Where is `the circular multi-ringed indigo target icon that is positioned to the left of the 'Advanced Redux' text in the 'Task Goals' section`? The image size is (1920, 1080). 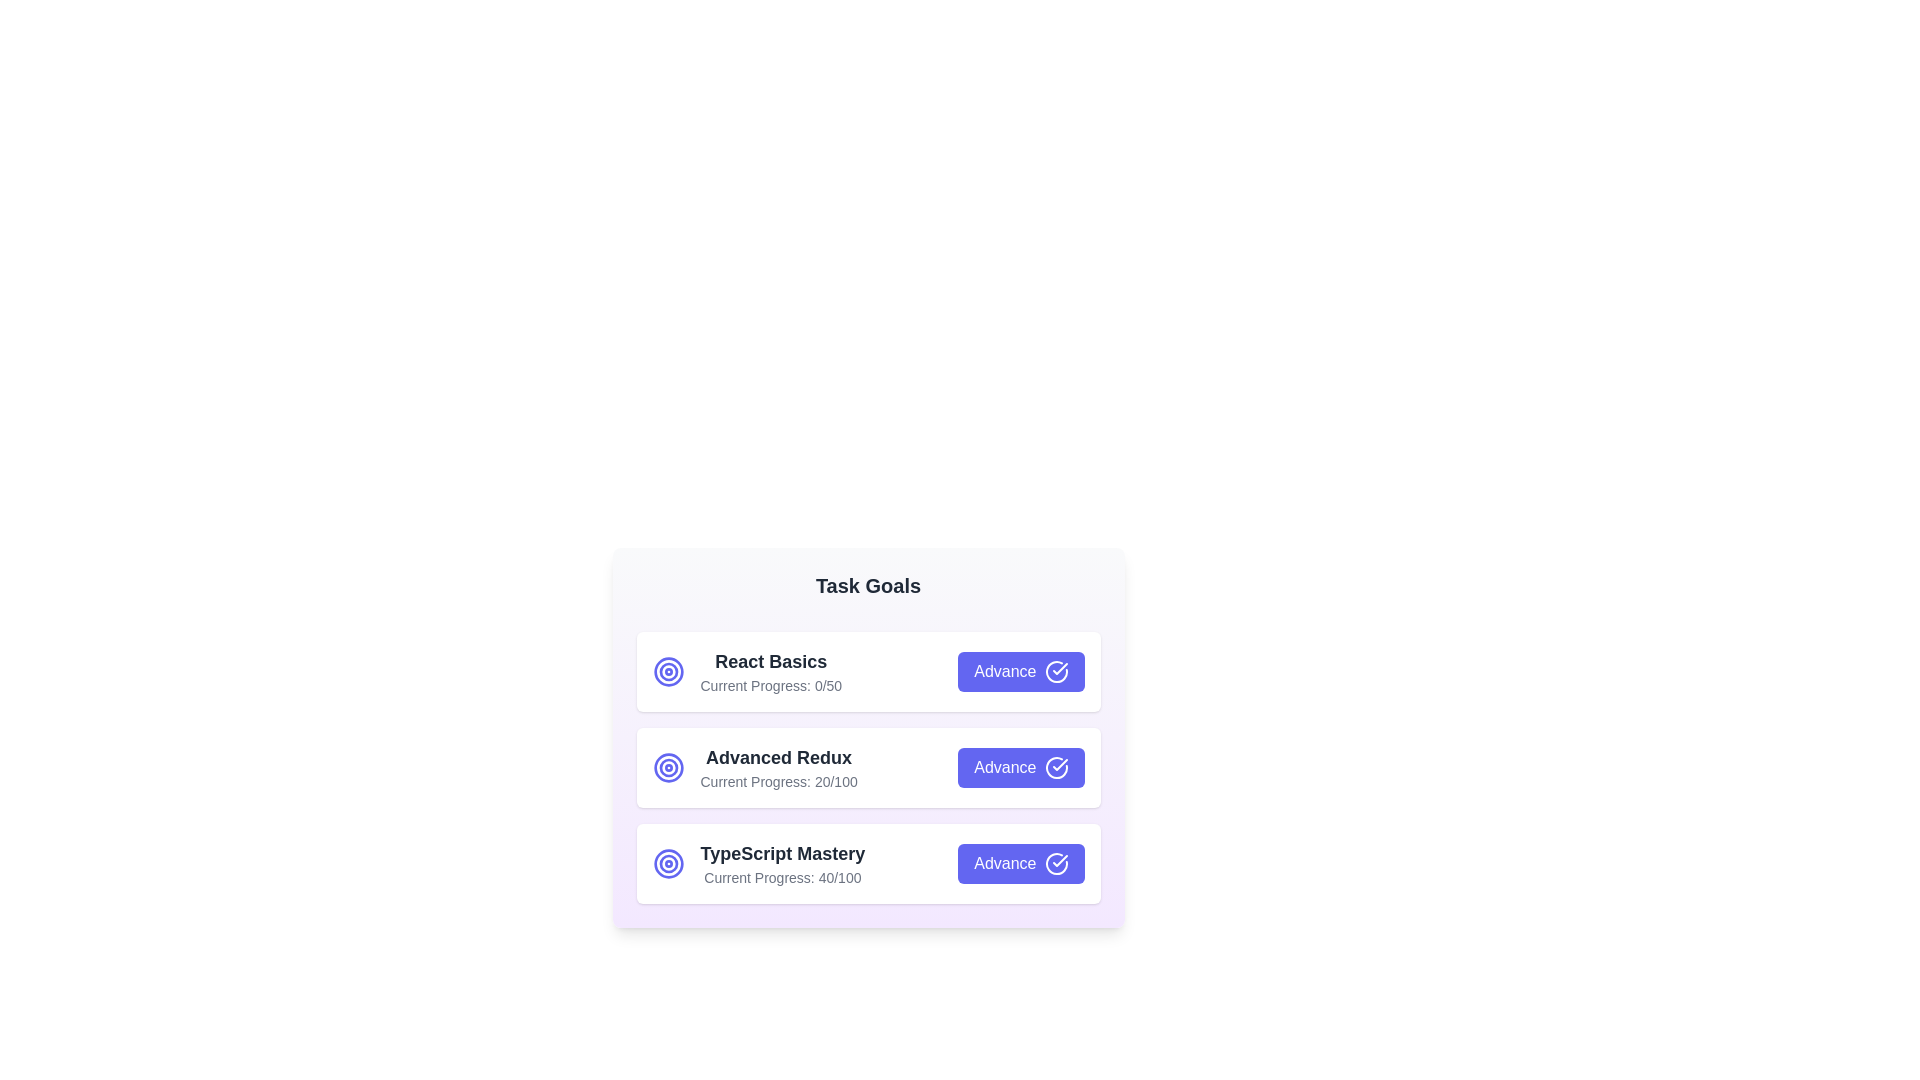
the circular multi-ringed indigo target icon that is positioned to the left of the 'Advanced Redux' text in the 'Task Goals' section is located at coordinates (668, 766).